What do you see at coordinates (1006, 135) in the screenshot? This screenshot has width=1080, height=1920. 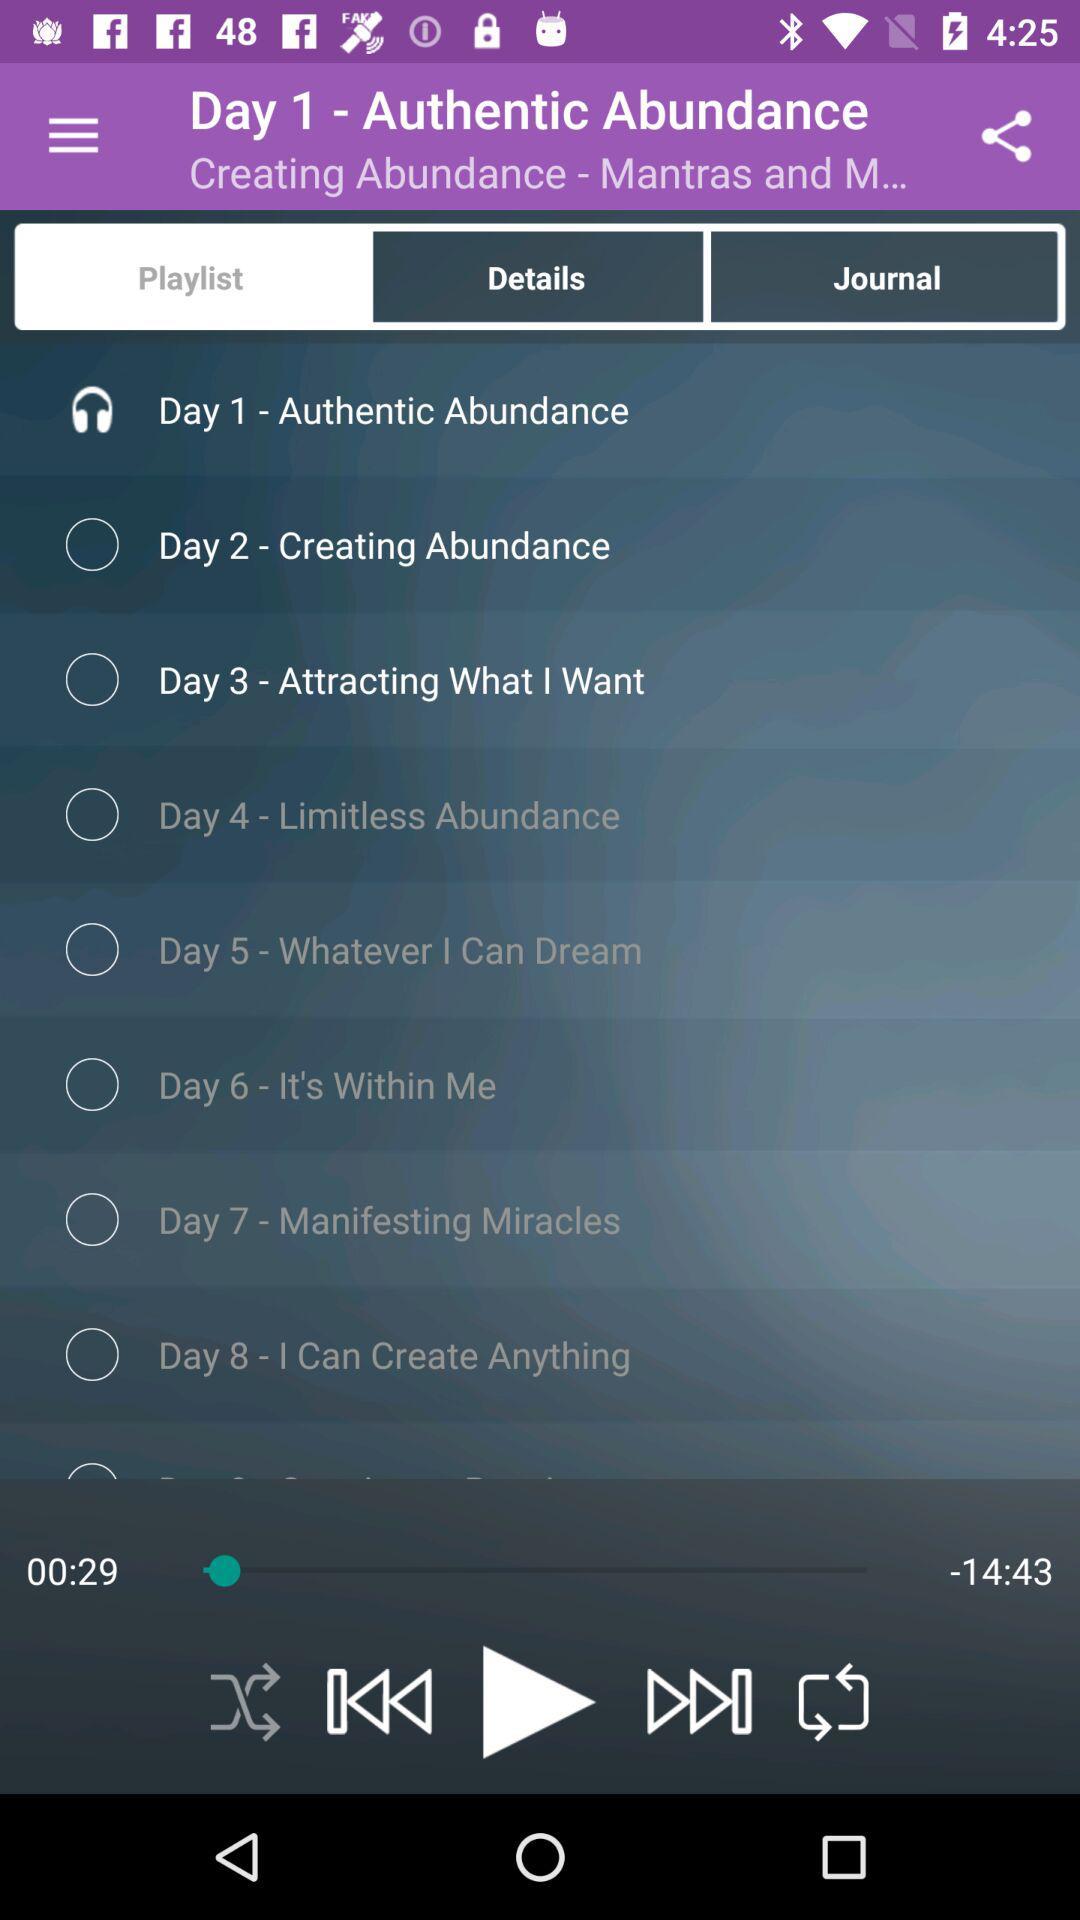 I see `icon to the right of creating abundance mantras` at bounding box center [1006, 135].